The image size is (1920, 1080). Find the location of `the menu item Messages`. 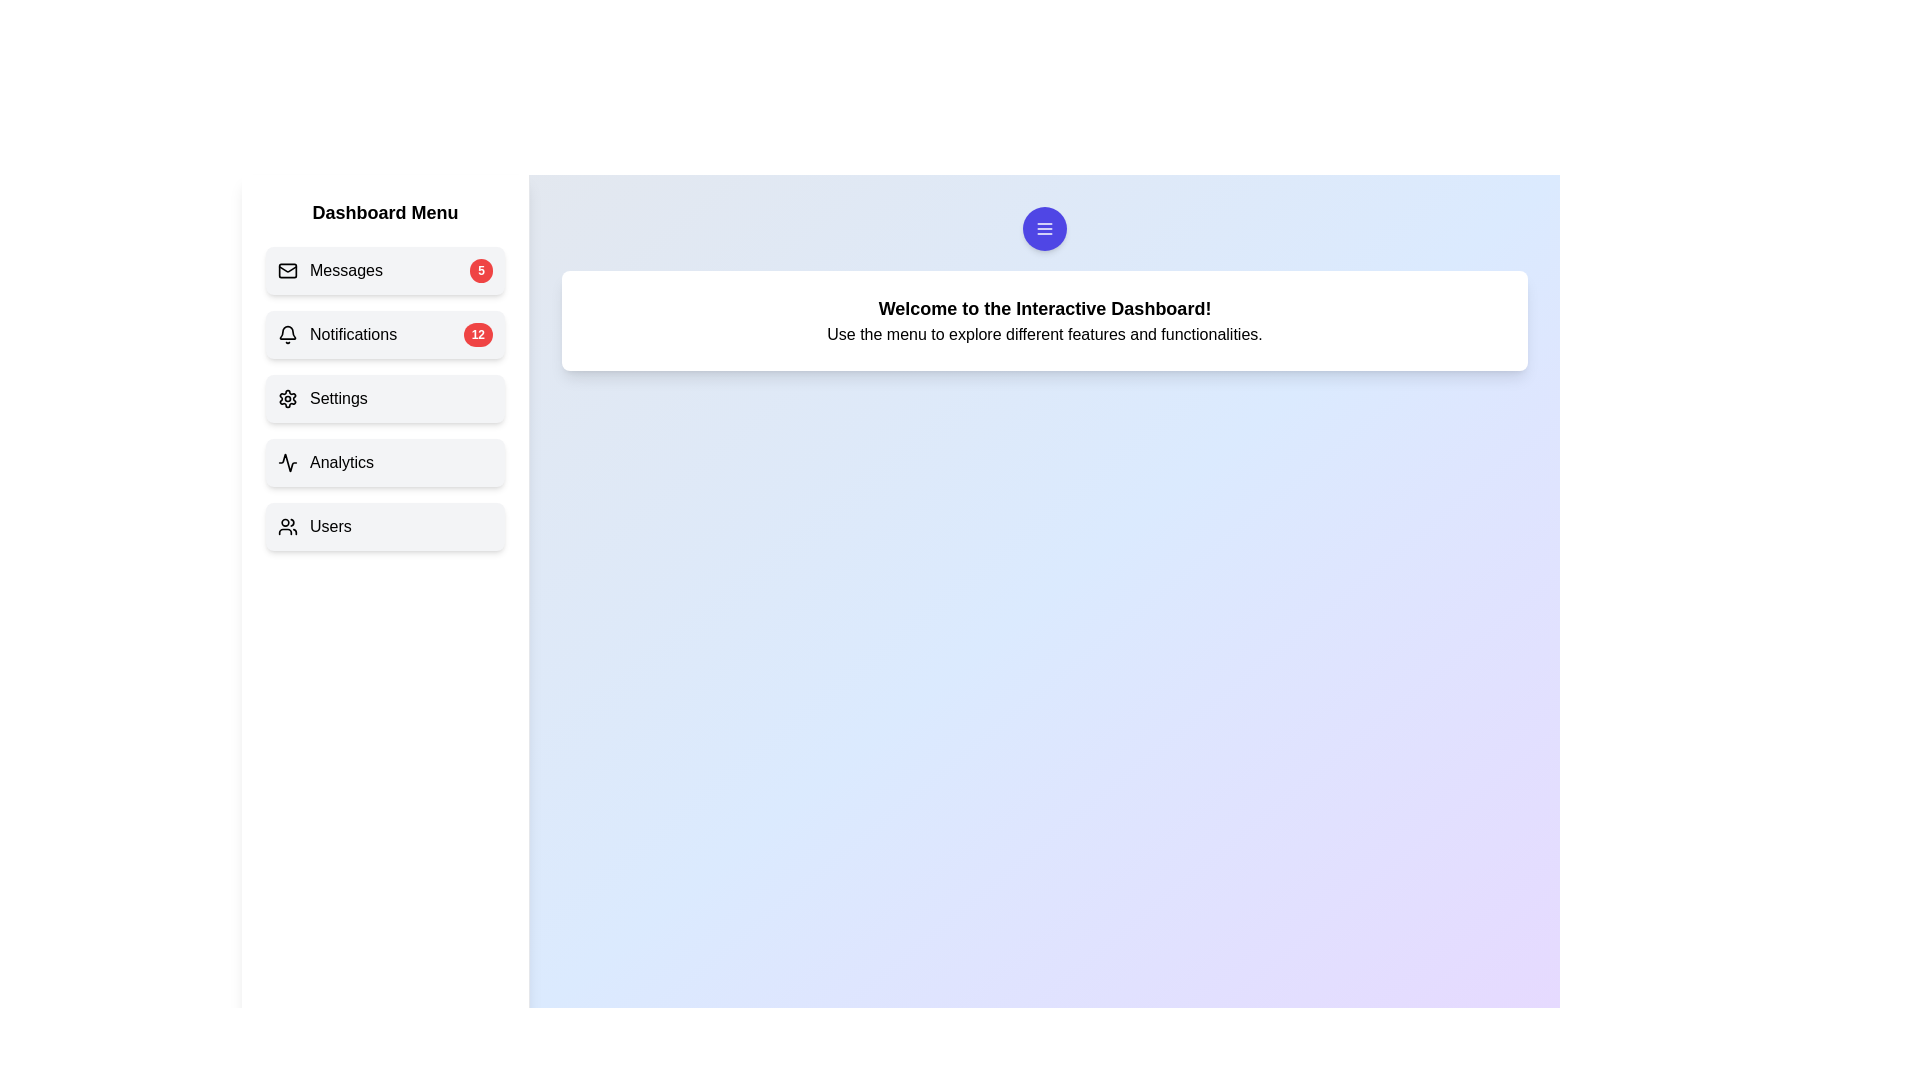

the menu item Messages is located at coordinates (385, 270).